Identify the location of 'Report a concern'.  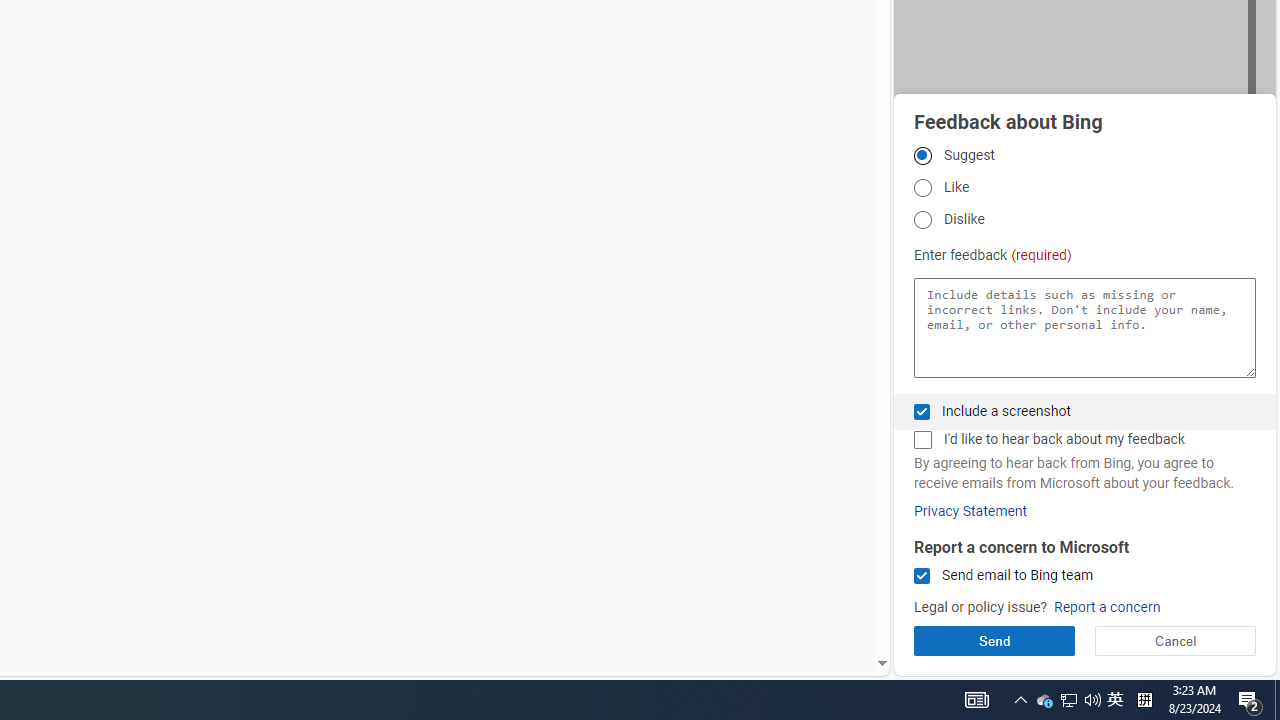
(1106, 606).